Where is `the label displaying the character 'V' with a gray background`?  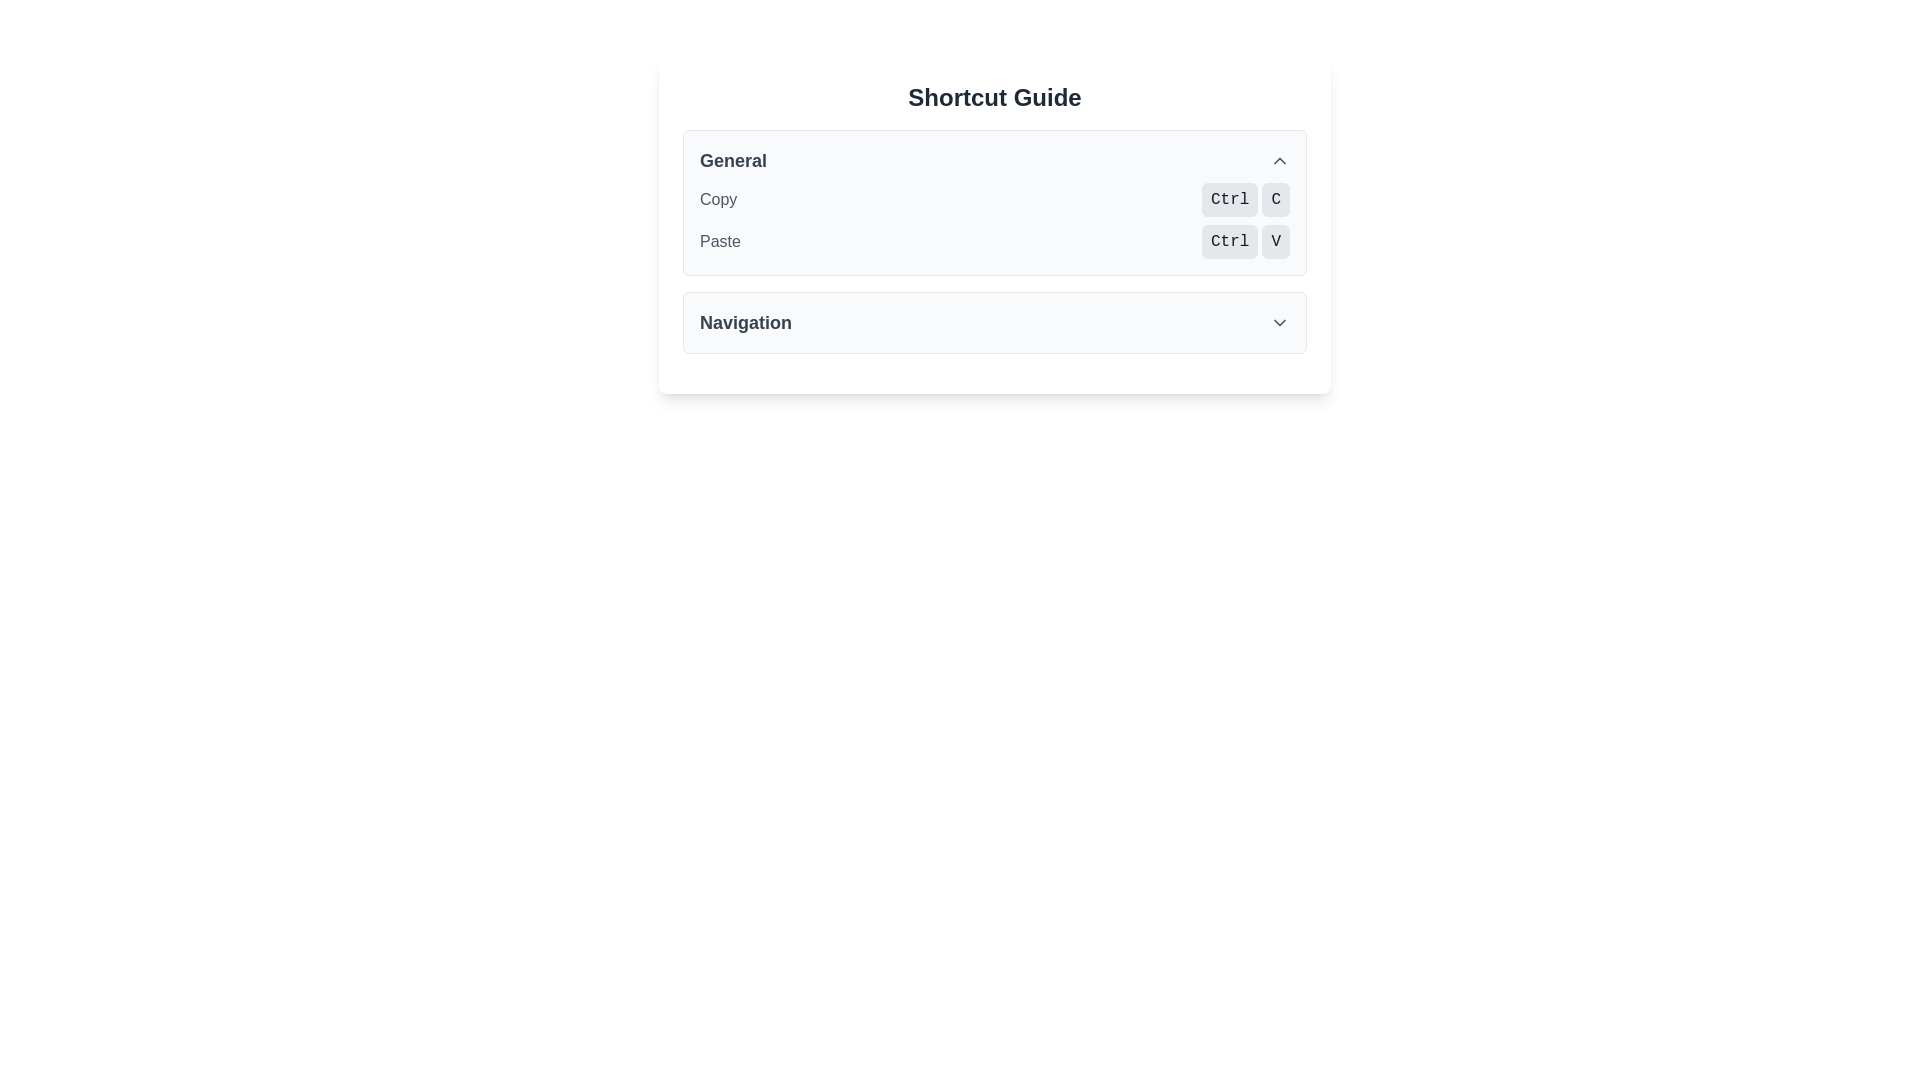 the label displaying the character 'V' with a gray background is located at coordinates (1275, 241).